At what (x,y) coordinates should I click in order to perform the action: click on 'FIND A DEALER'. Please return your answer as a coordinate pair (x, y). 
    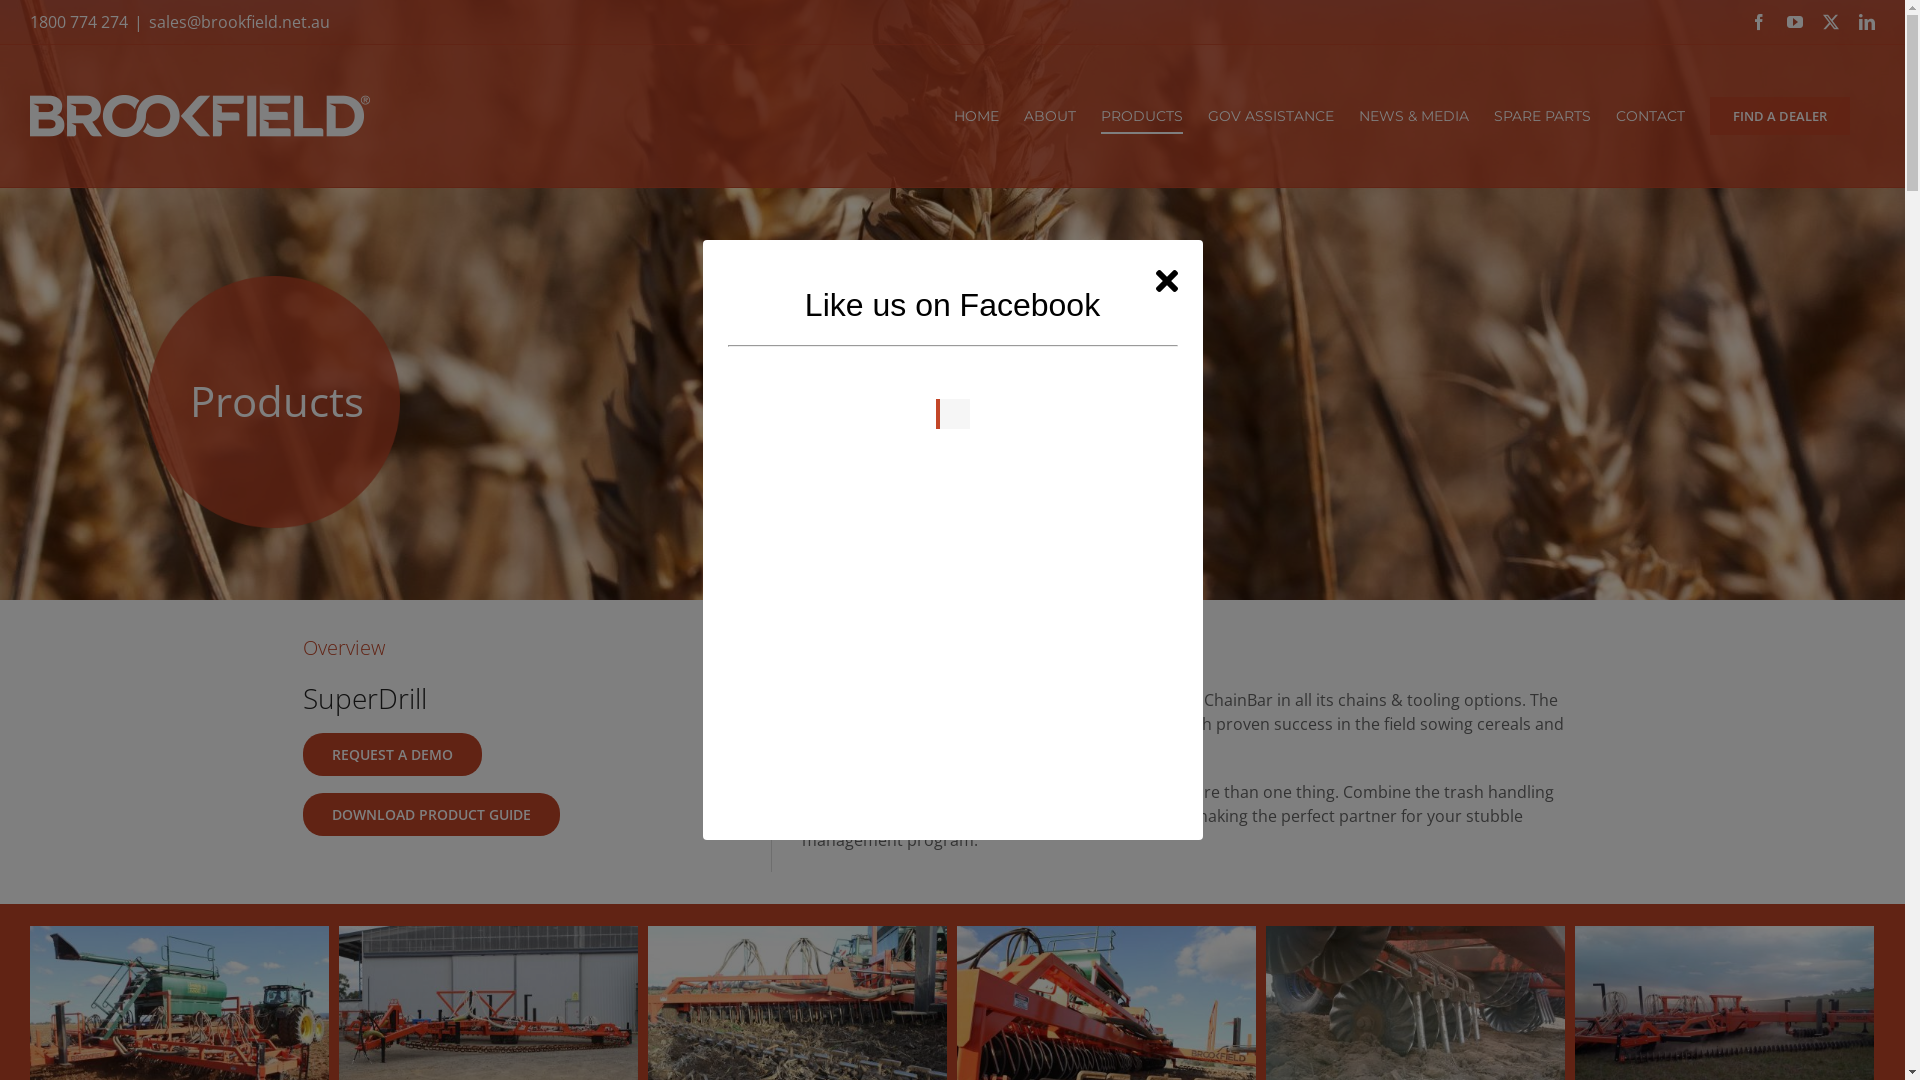
    Looking at the image, I should click on (1780, 115).